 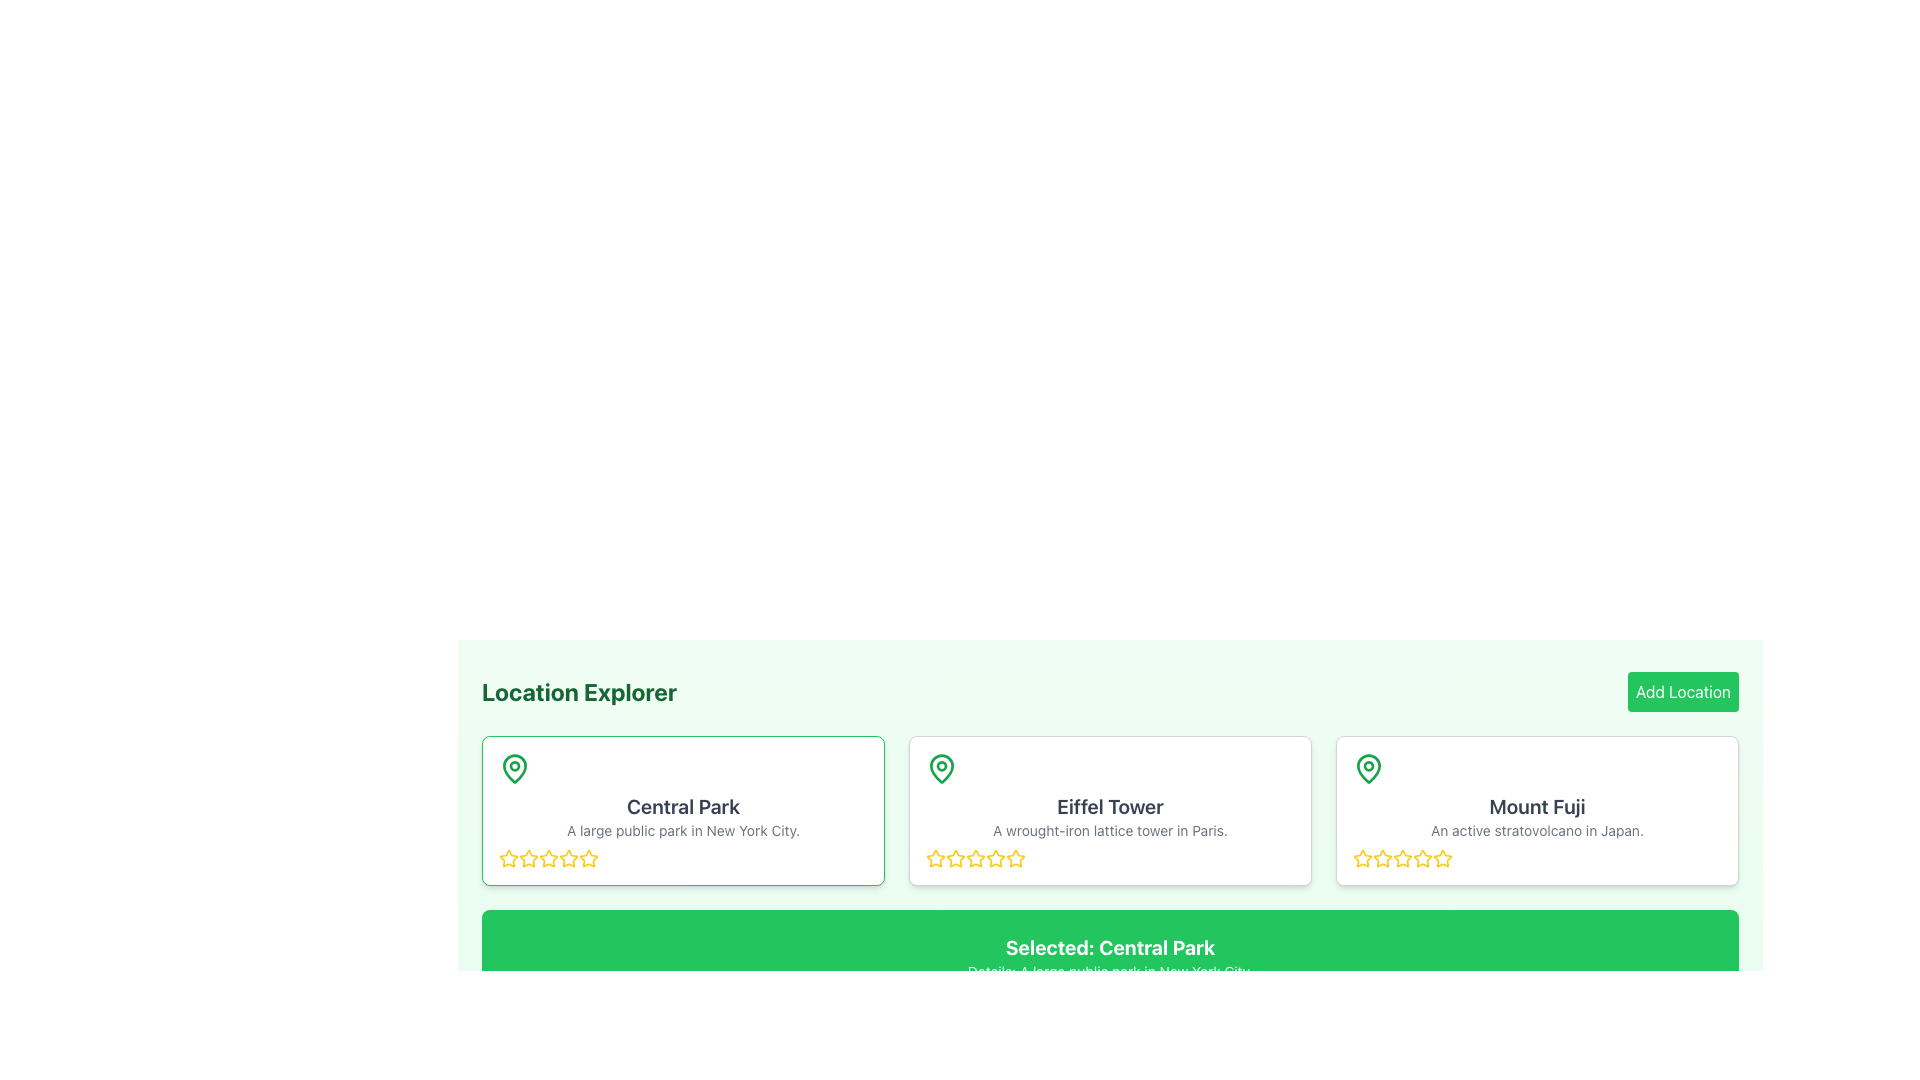 I want to click on the Rating Star Icon, which is a yellow outlined star-shaped icon located under the 'Mount Fuji' card, the third card in a horizontal list, so click(x=1362, y=858).